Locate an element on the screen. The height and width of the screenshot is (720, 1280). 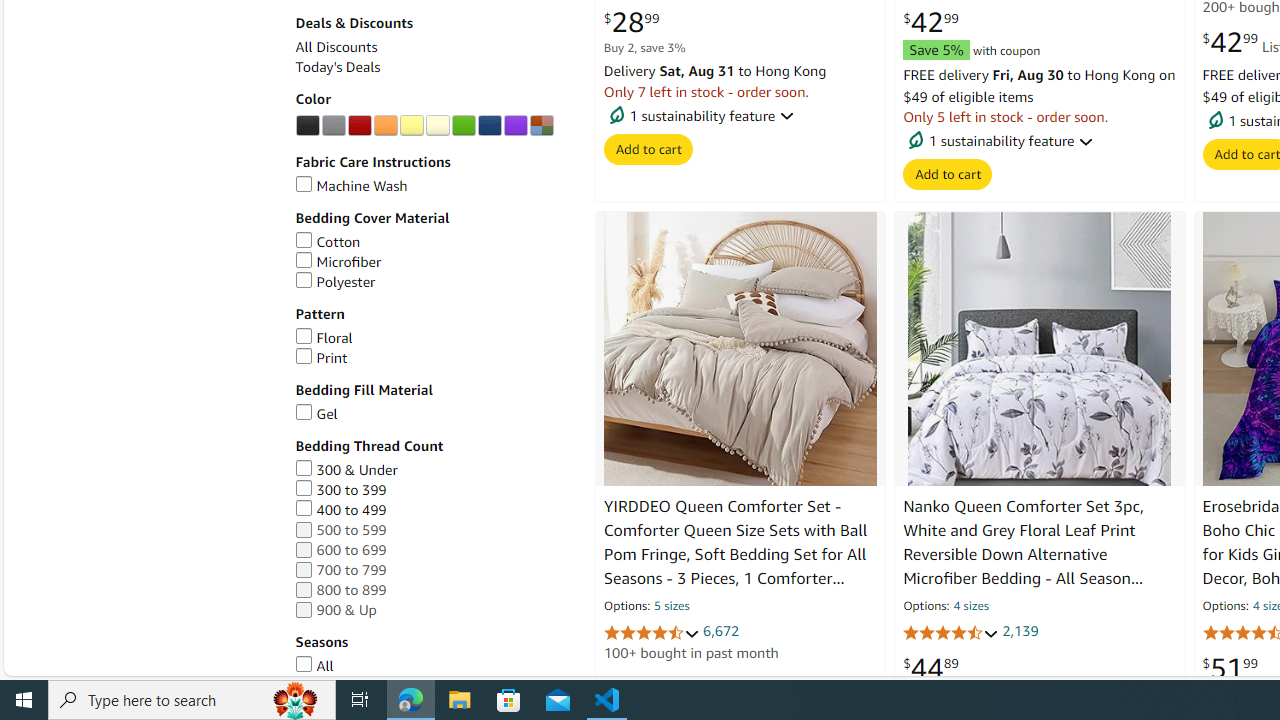
'4.4 out of 5 stars' is located at coordinates (950, 633).